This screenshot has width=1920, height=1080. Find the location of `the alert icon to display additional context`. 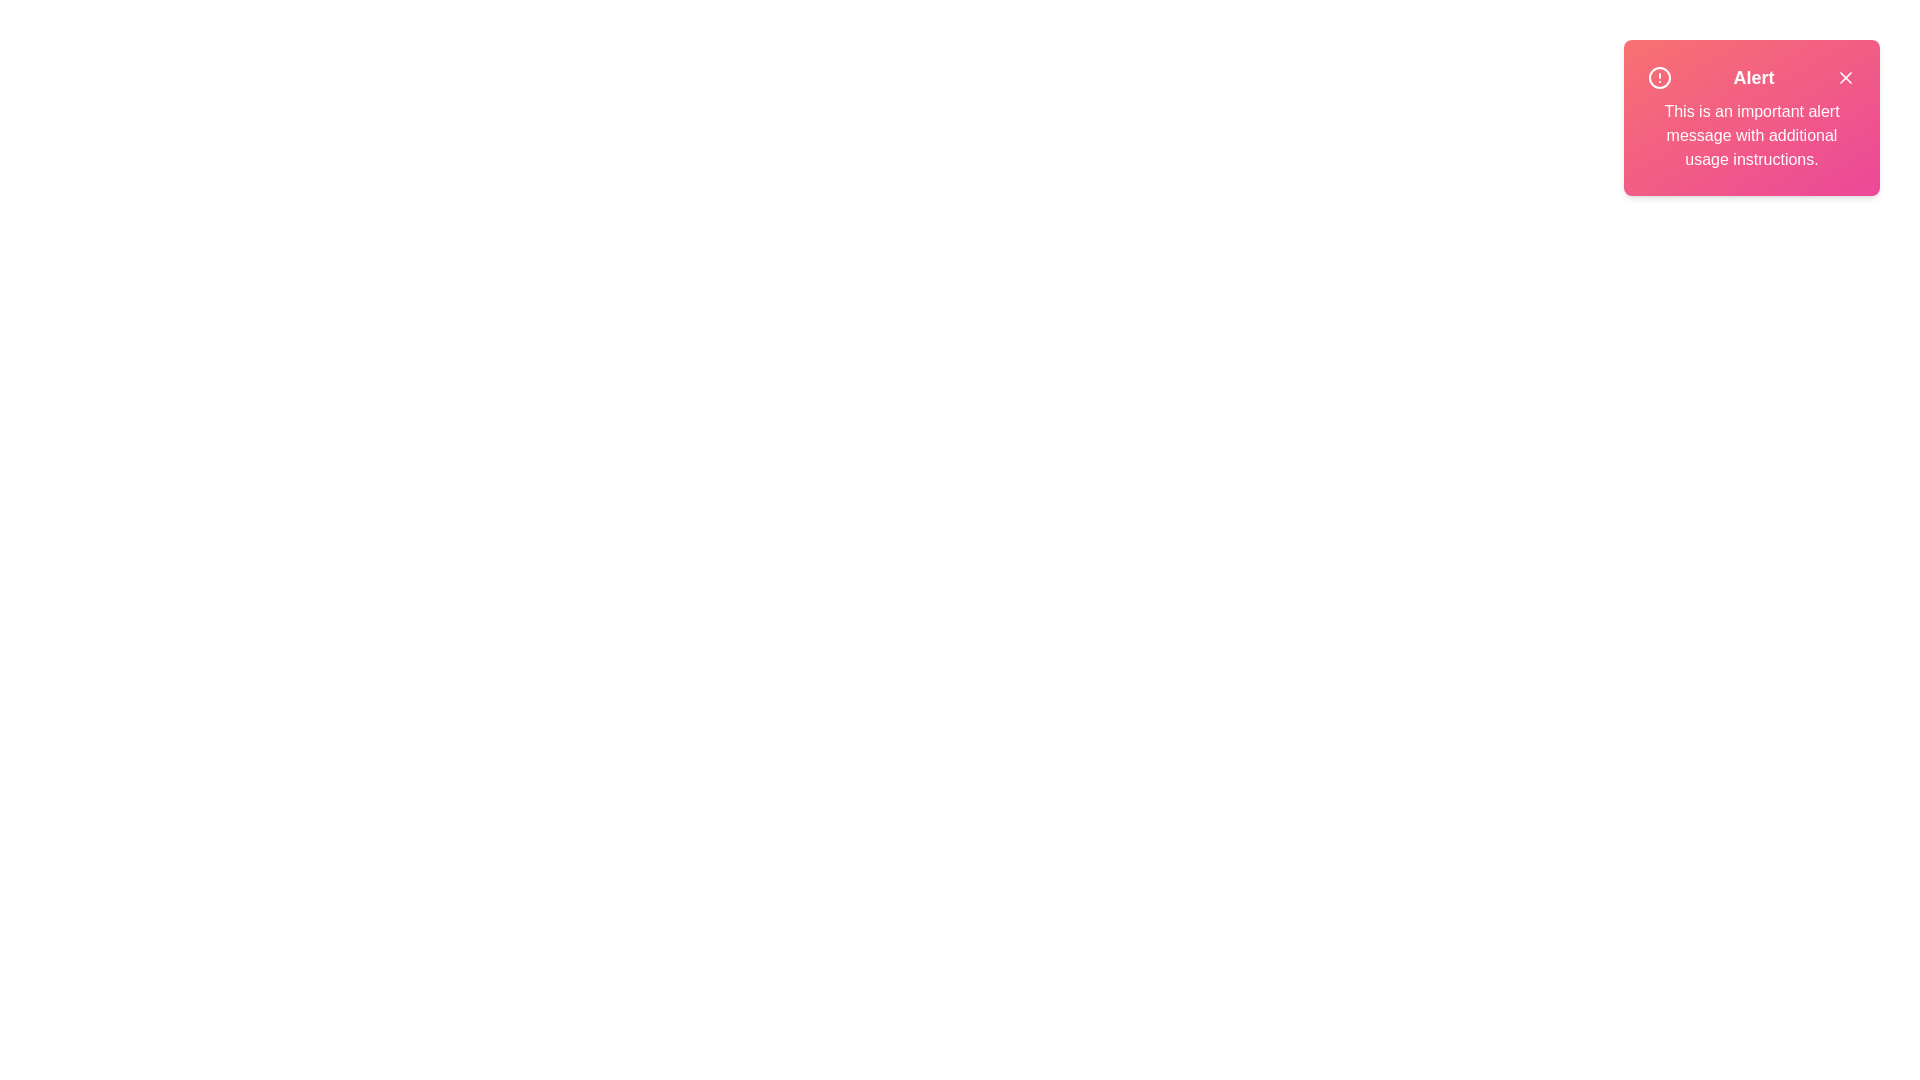

the alert icon to display additional context is located at coordinates (1660, 76).